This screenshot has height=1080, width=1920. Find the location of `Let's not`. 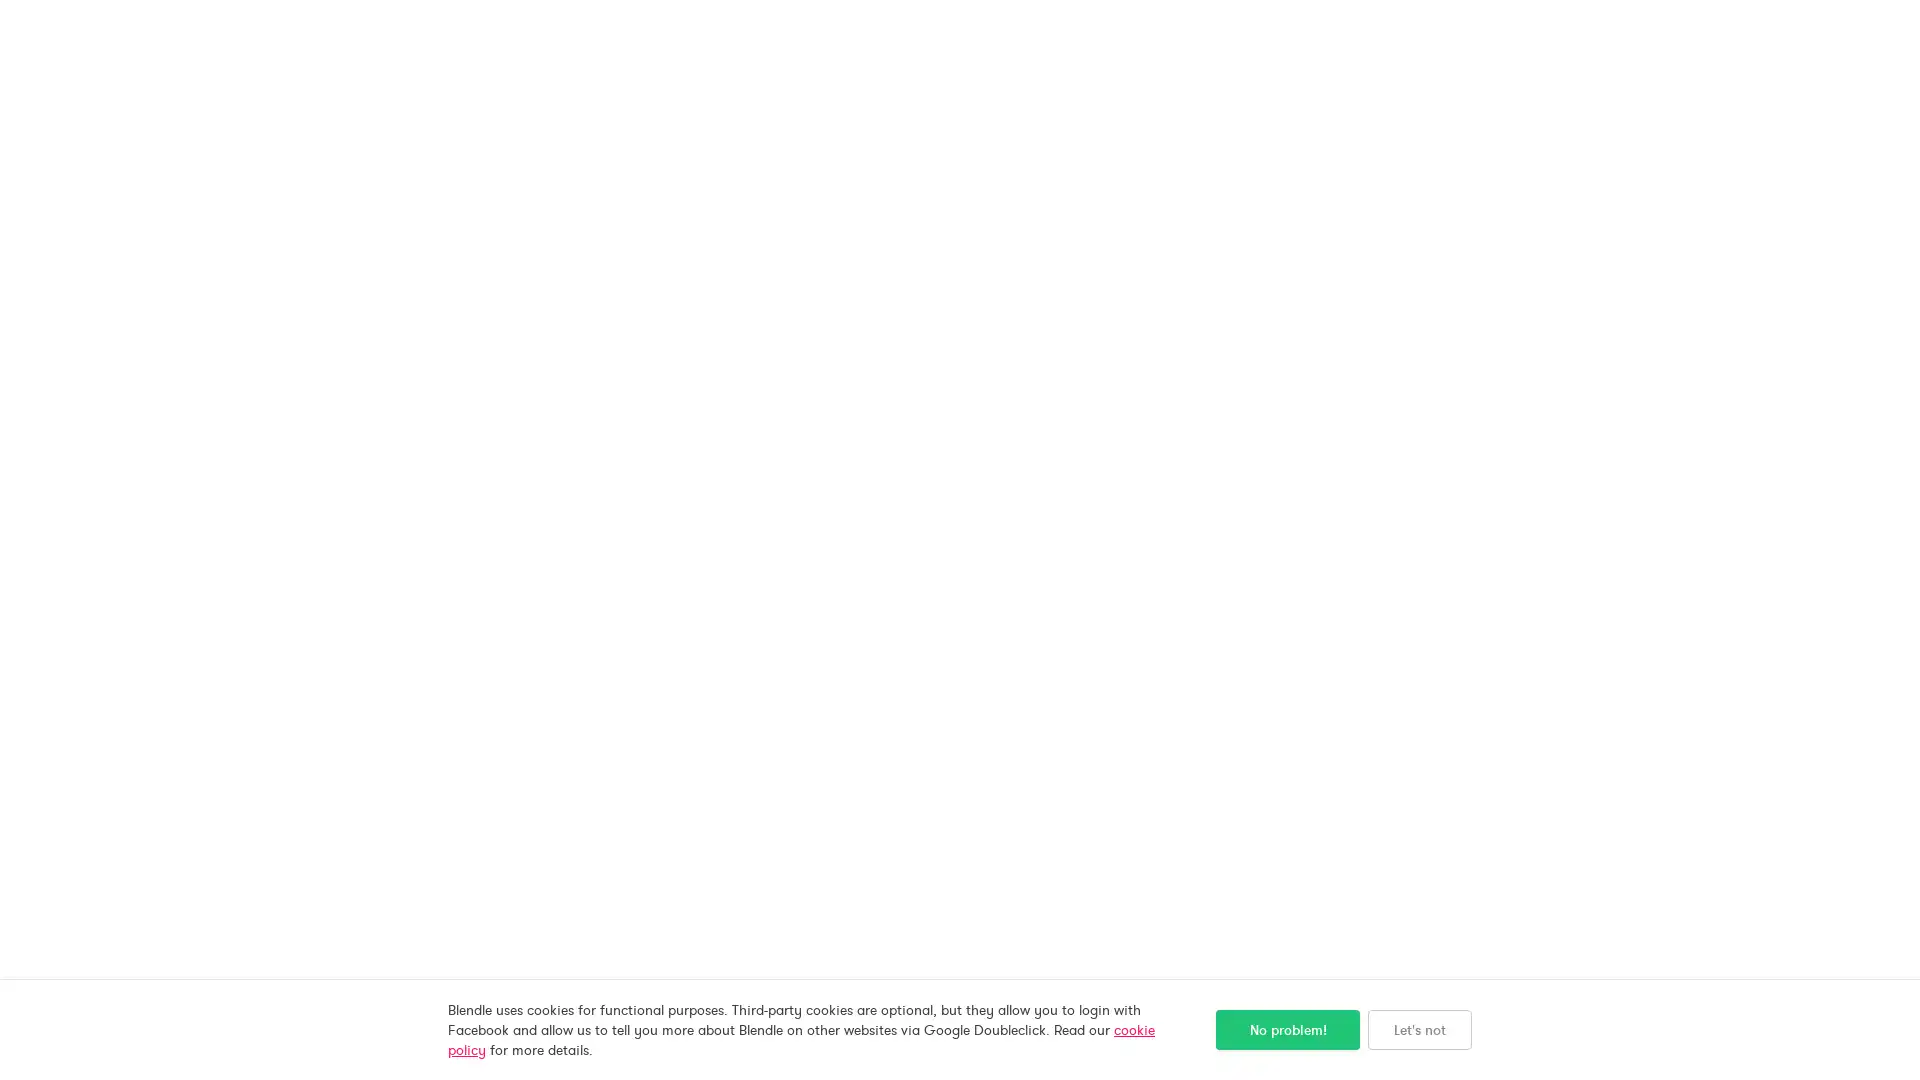

Let's not is located at coordinates (1419, 1029).